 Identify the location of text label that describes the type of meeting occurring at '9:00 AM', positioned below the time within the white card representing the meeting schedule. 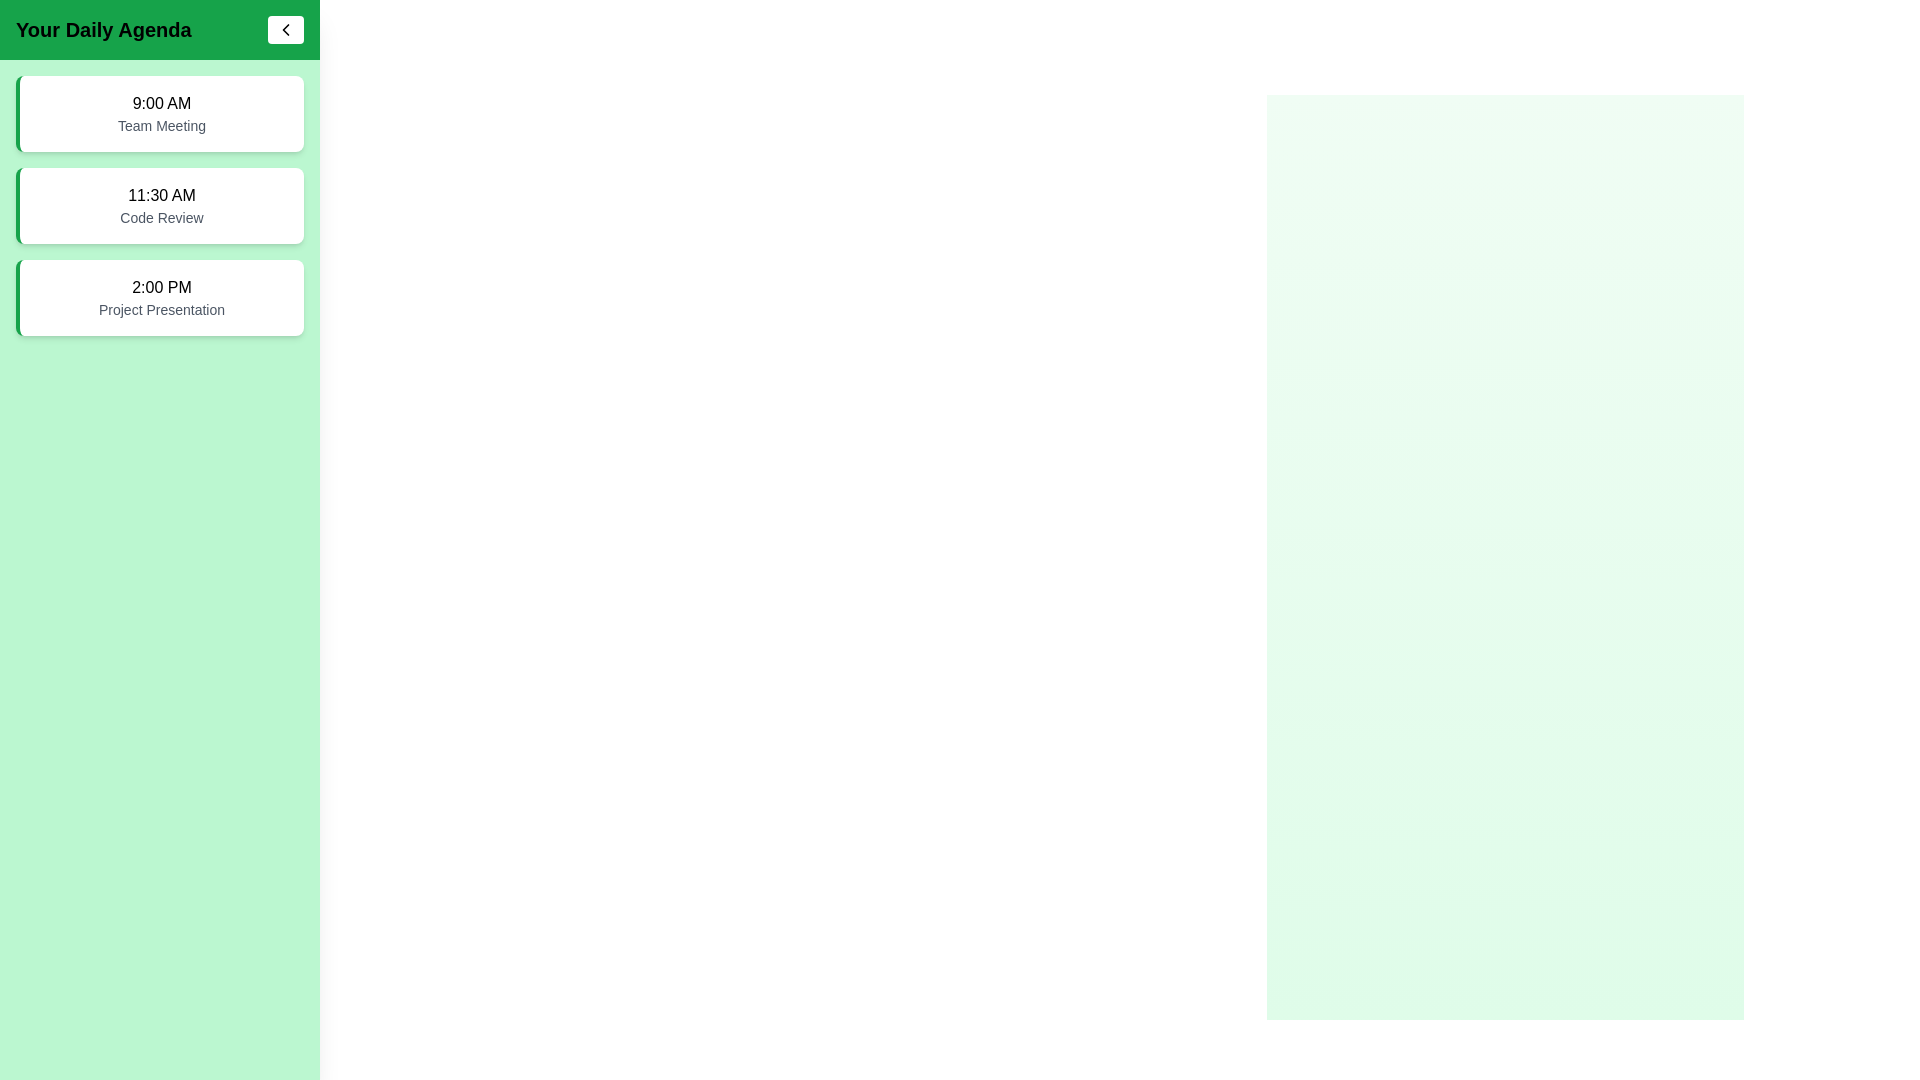
(162, 126).